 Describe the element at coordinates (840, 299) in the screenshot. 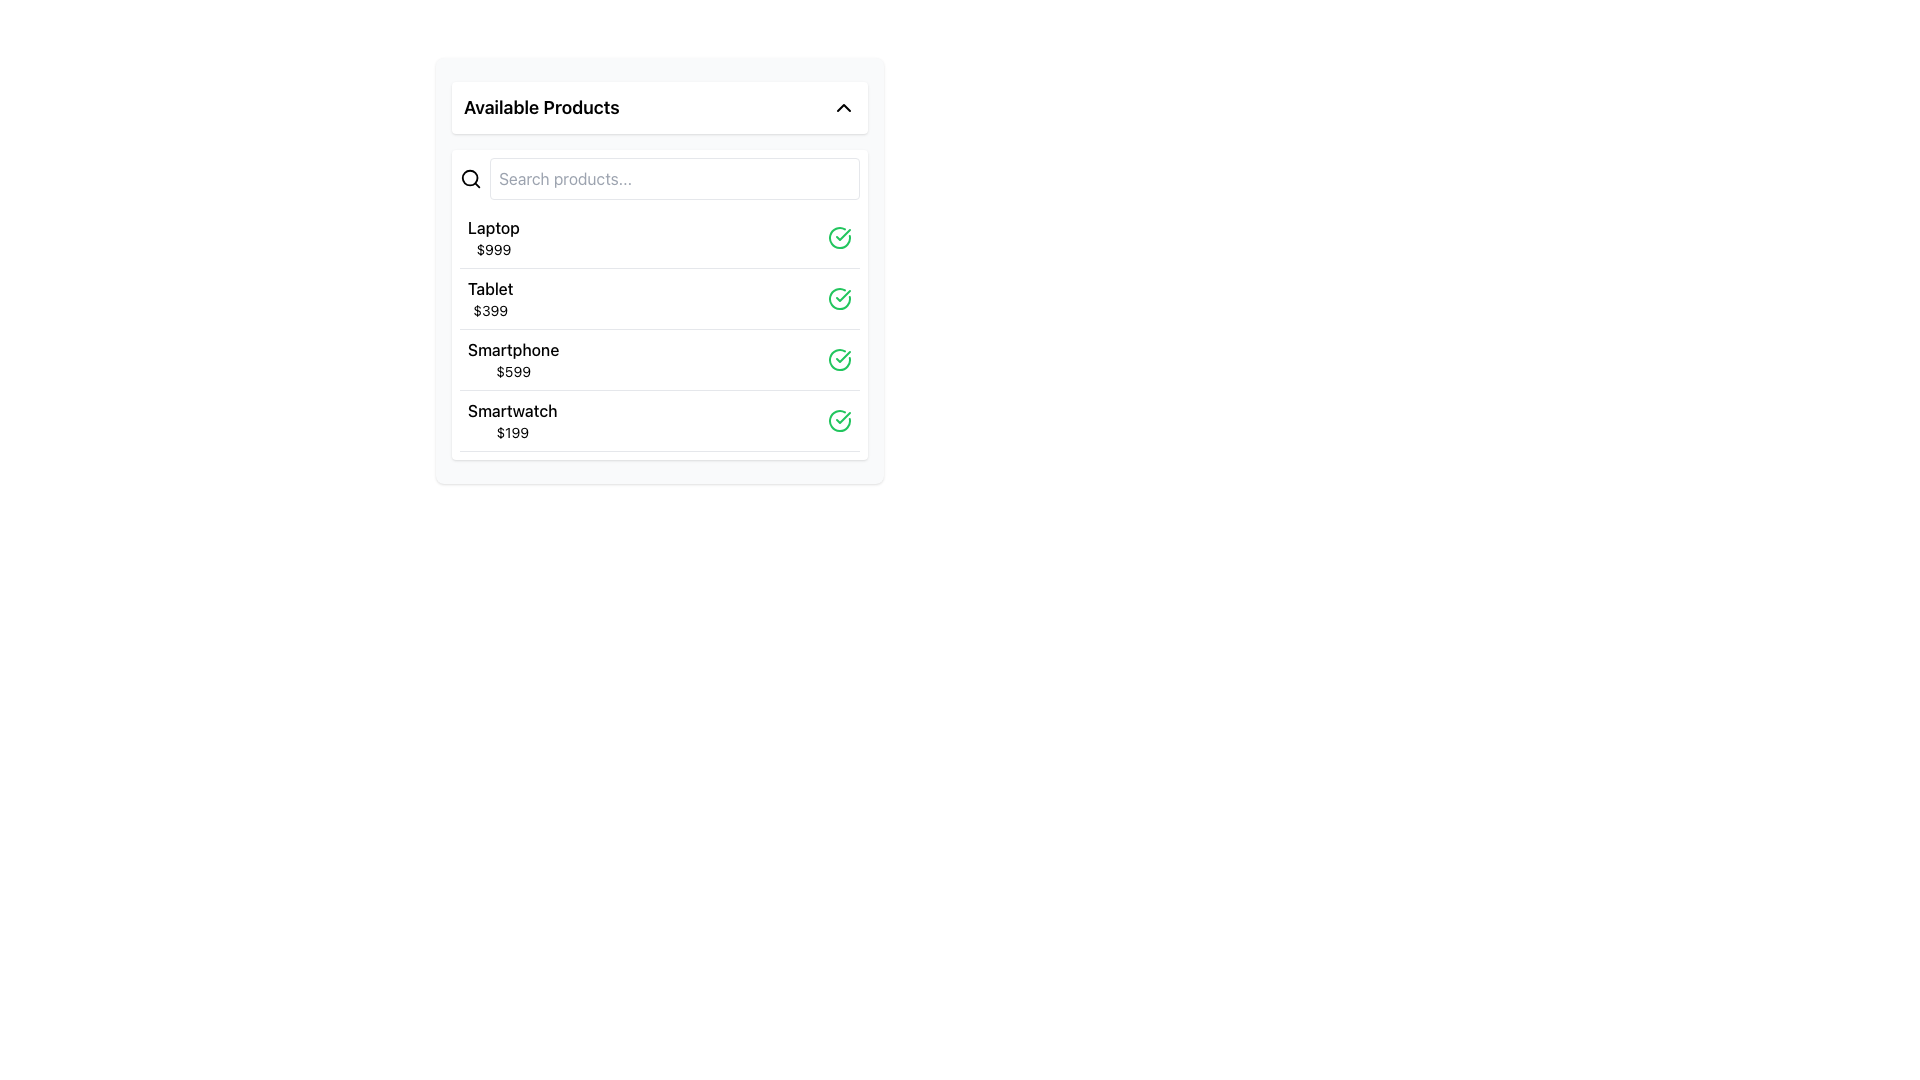

I see `the small circular vector icon outlined in green with a checkmark, located on the right side of the 'Tablet $399' row in the product list` at that location.